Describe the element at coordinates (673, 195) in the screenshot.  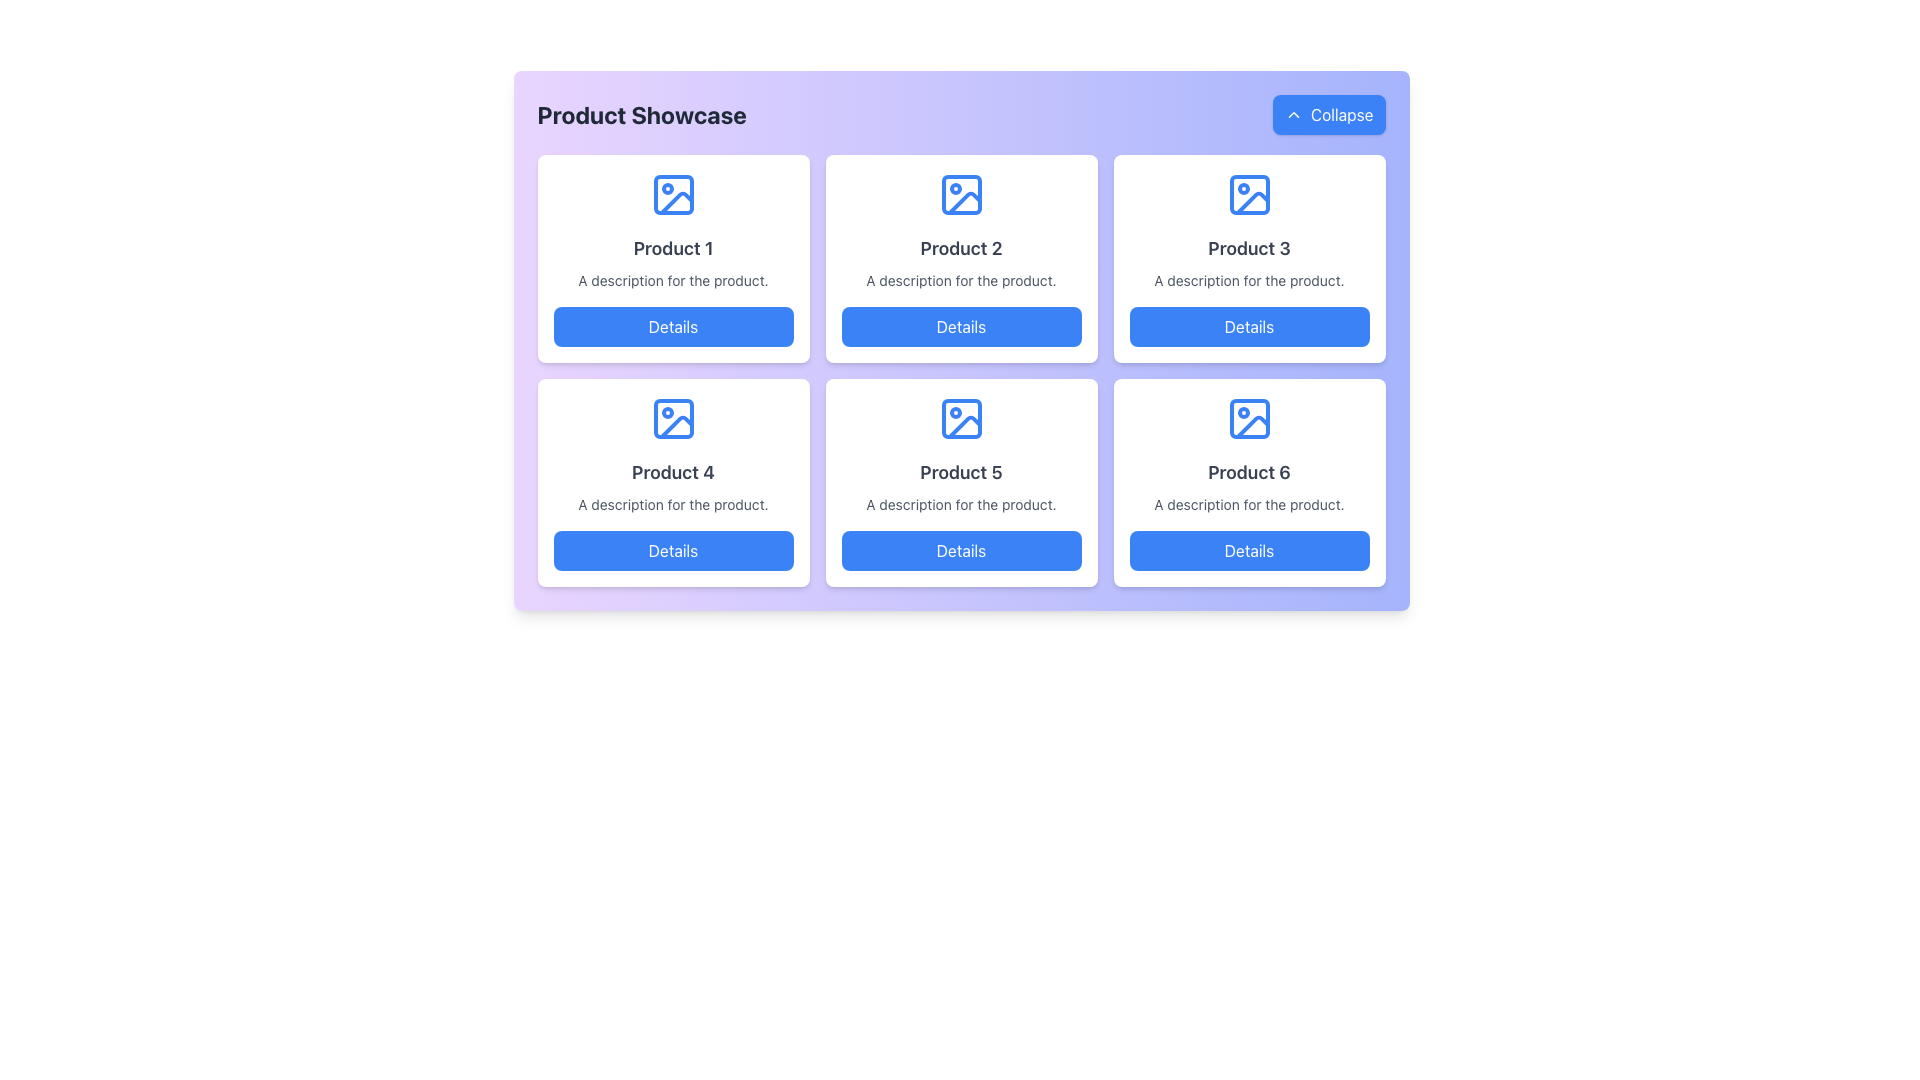
I see `the decorative rectangle with rounded corners that serves as the base layer of the image placeholder icon in the first Product card labeled 'Product 1'` at that location.